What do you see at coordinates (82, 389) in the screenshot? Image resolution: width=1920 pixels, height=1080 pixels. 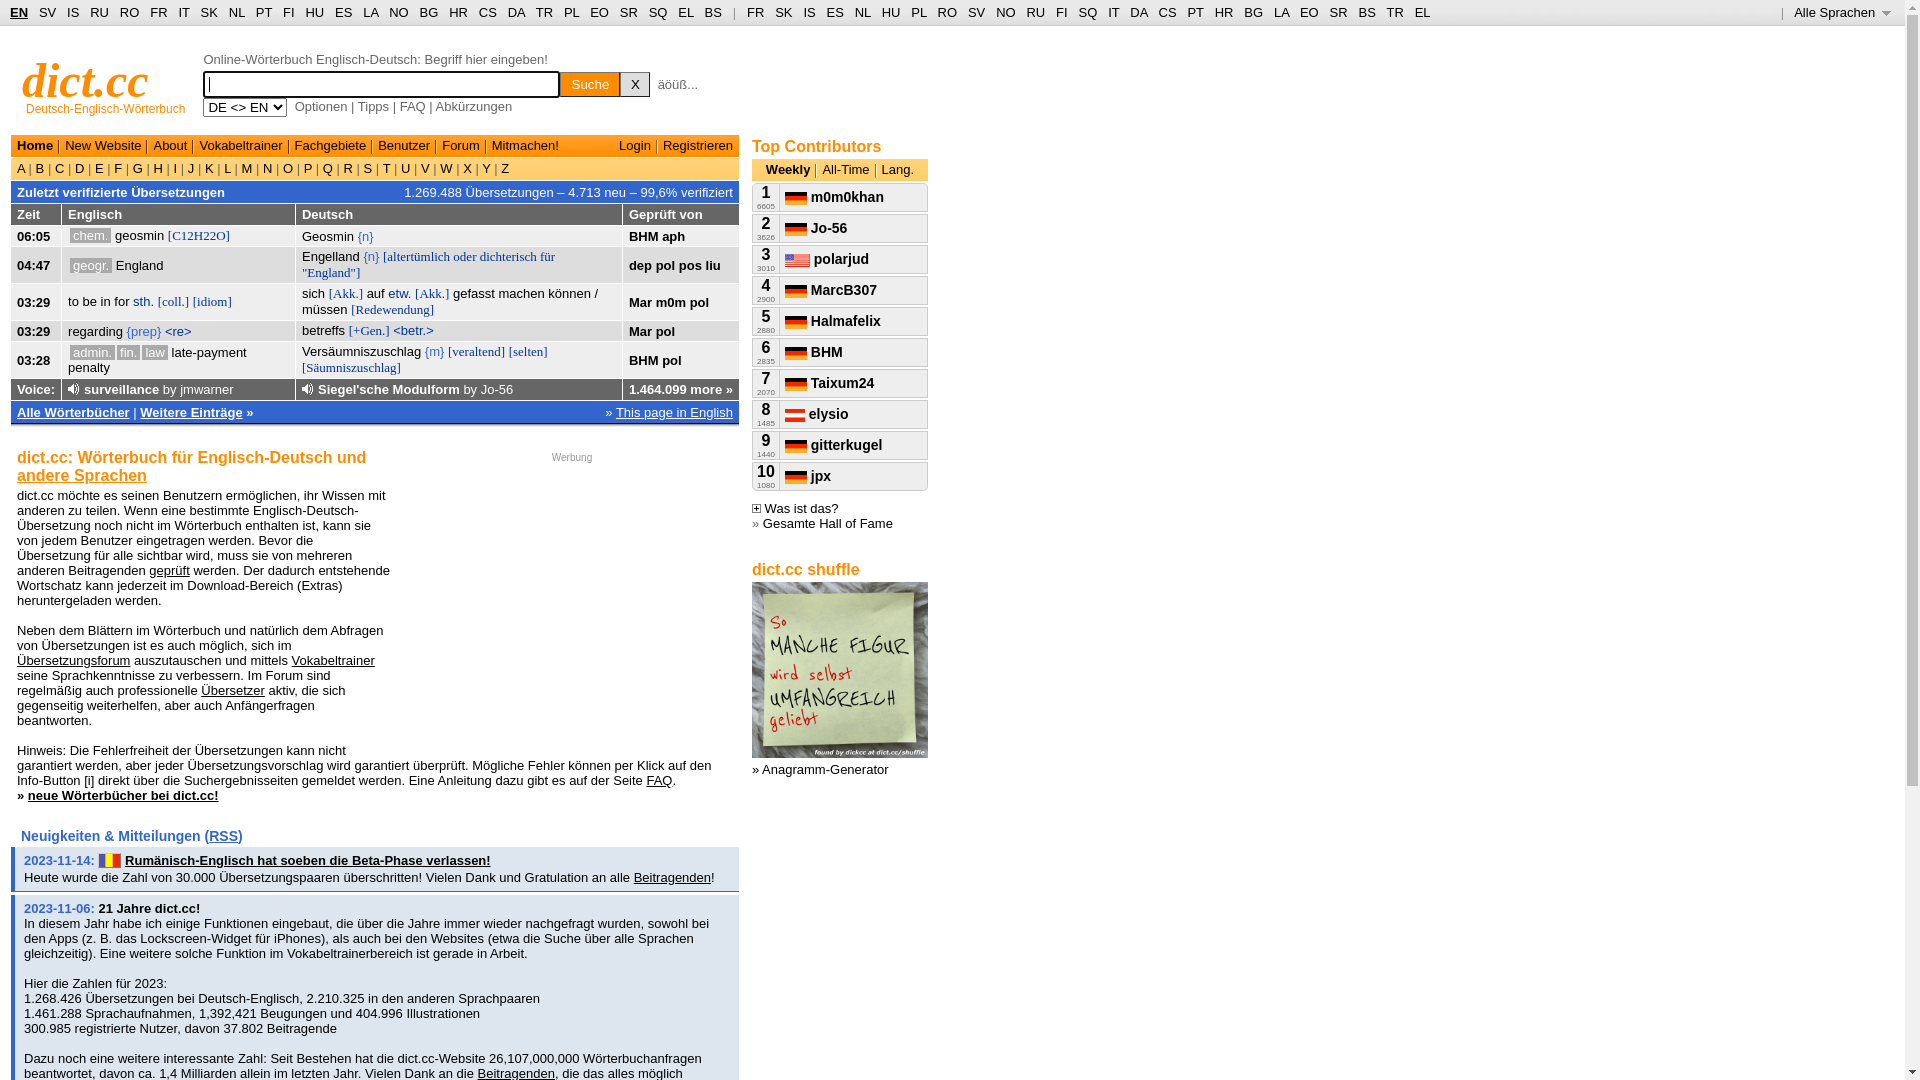 I see `'surveillance'` at bounding box center [82, 389].